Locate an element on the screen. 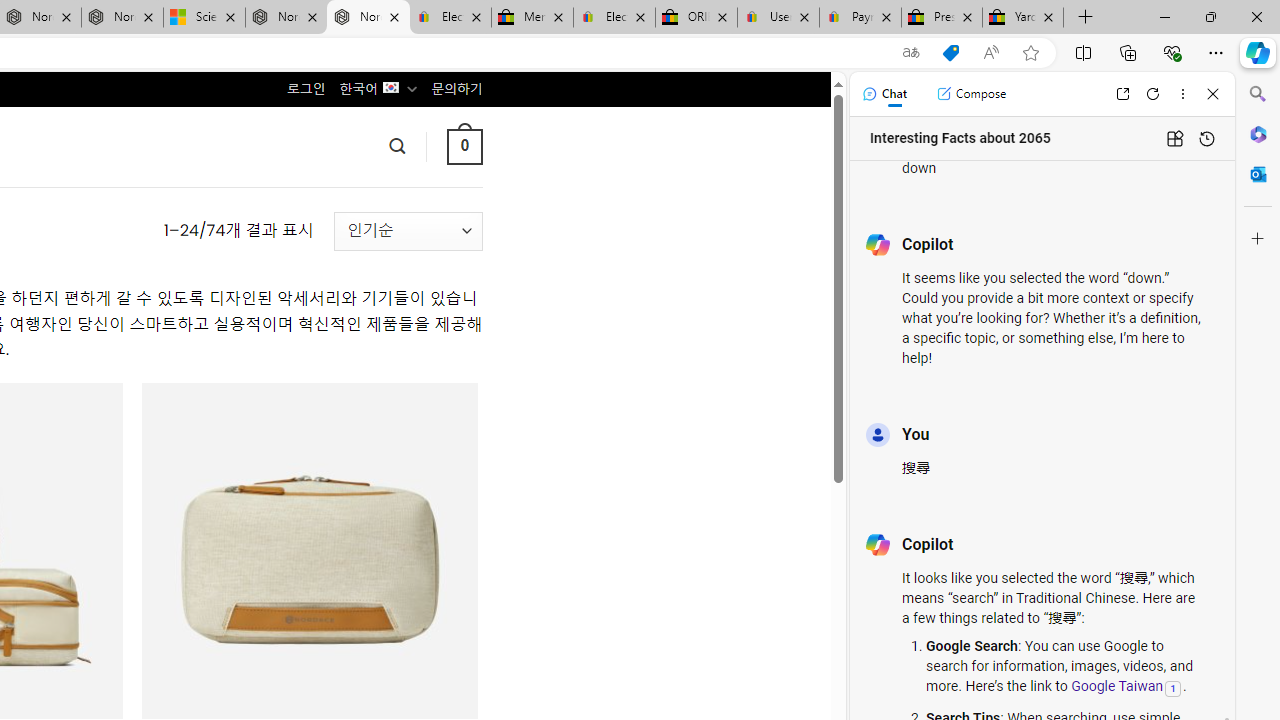 This screenshot has height=720, width=1280. ' 0 ' is located at coordinates (463, 145).